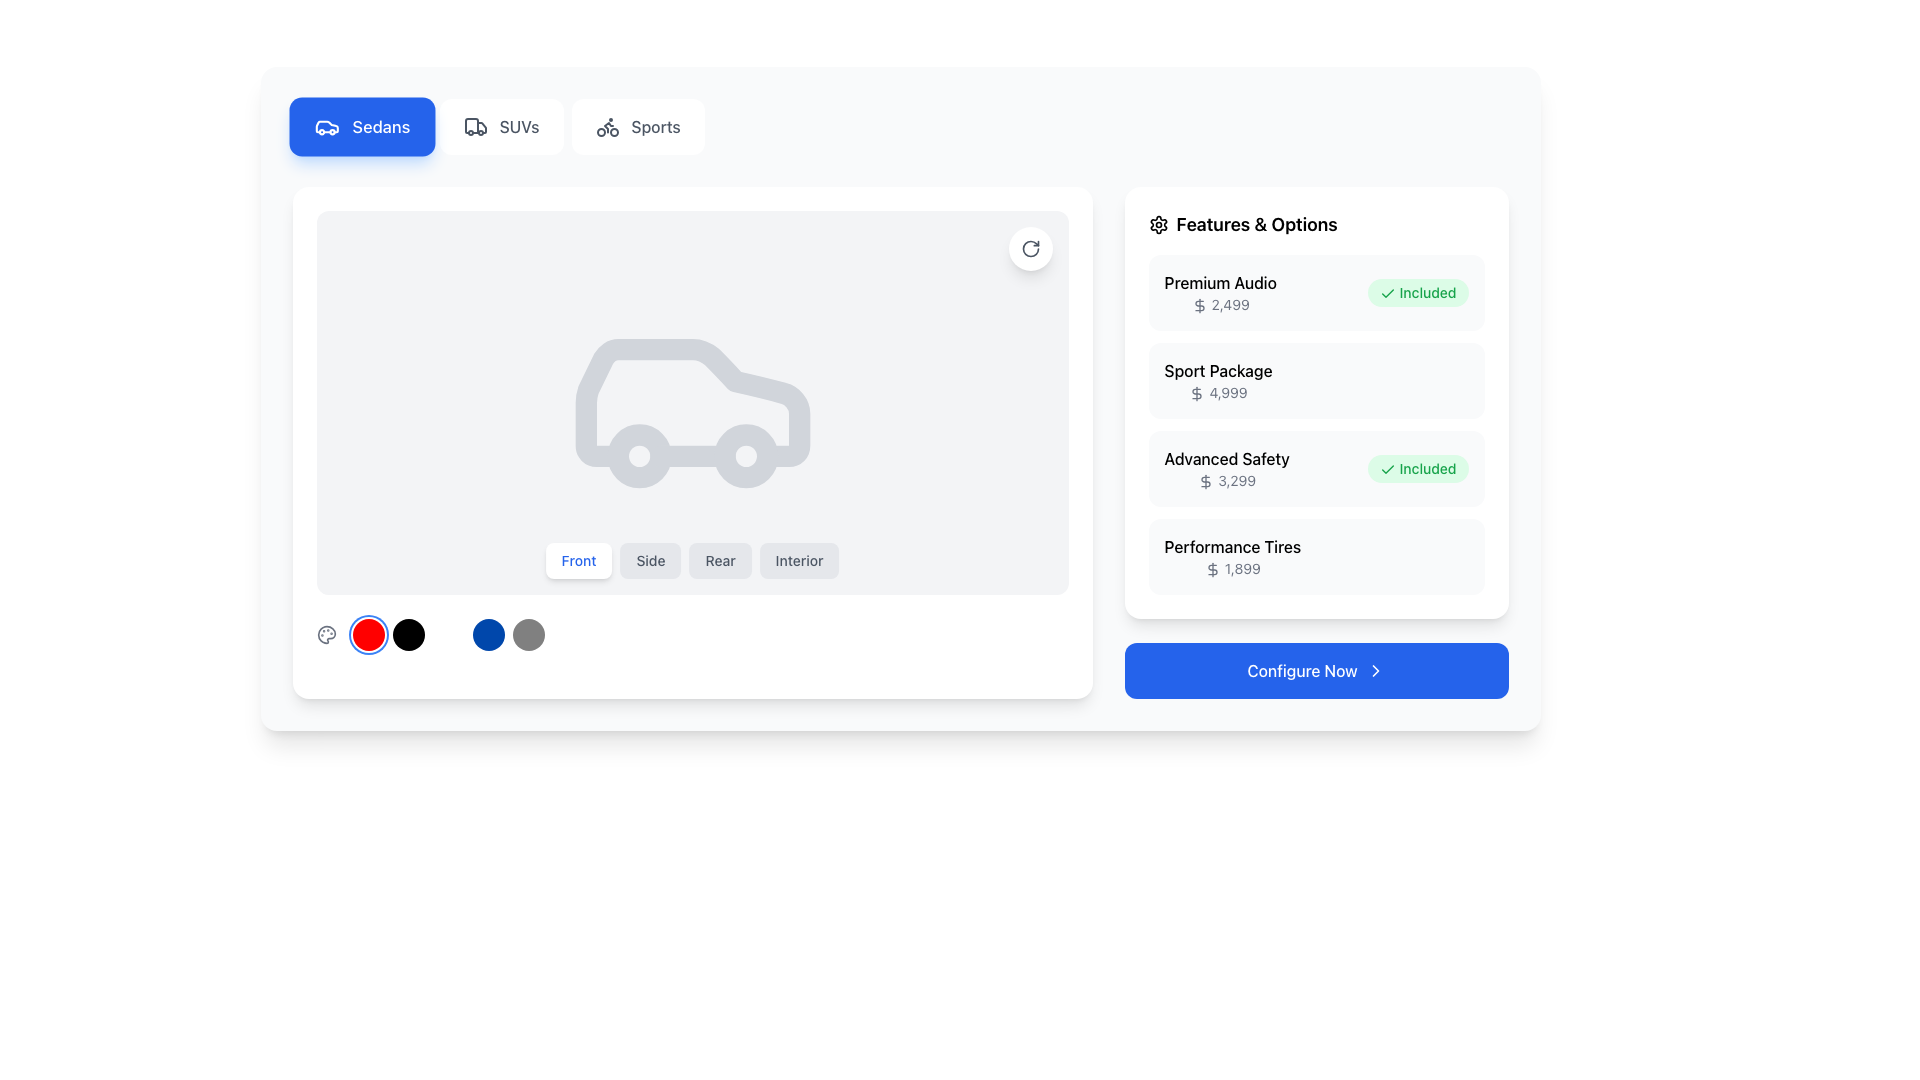  What do you see at coordinates (1205, 482) in the screenshot?
I see `the monetary value icon located next to the price '3,299' under the 'Advanced Safety' feature in the 'Features & Options' section on the right-hand panel` at bounding box center [1205, 482].